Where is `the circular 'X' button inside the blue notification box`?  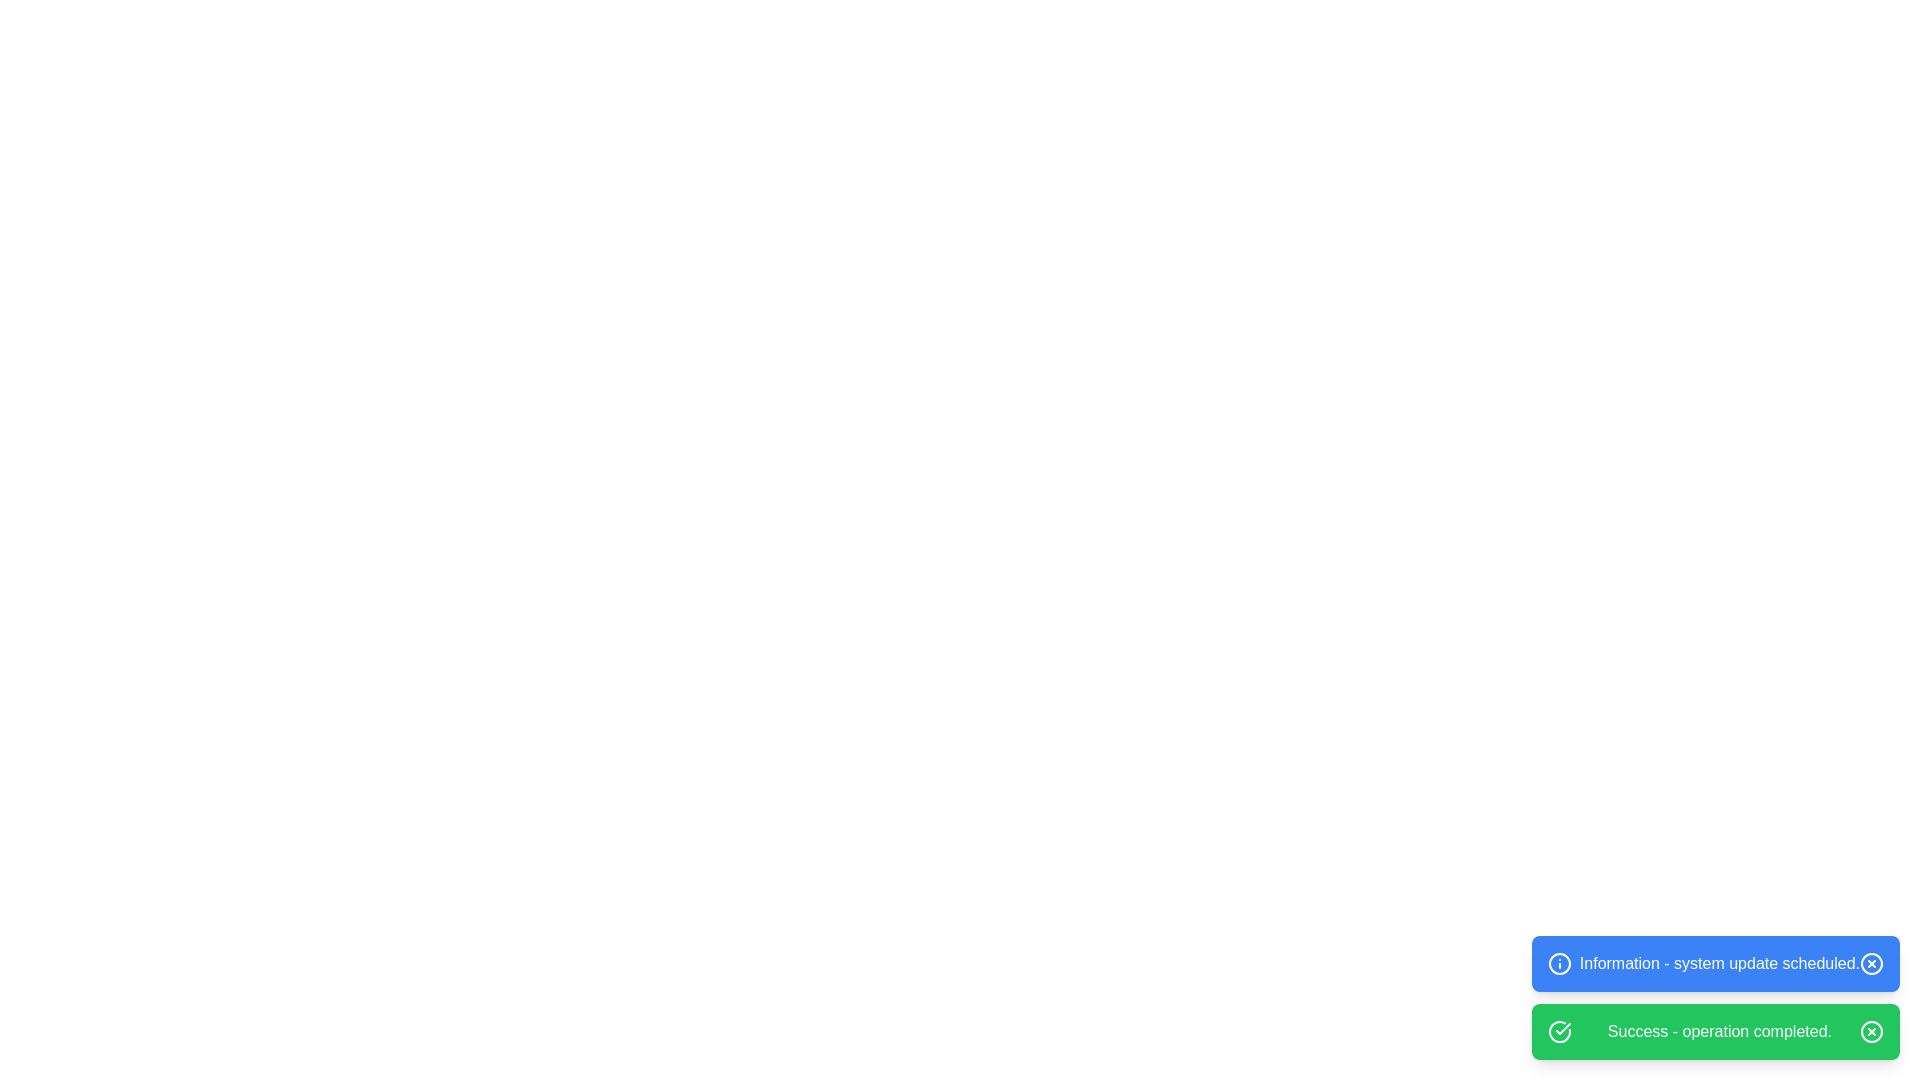
the circular 'X' button inside the blue notification box is located at coordinates (1871, 963).